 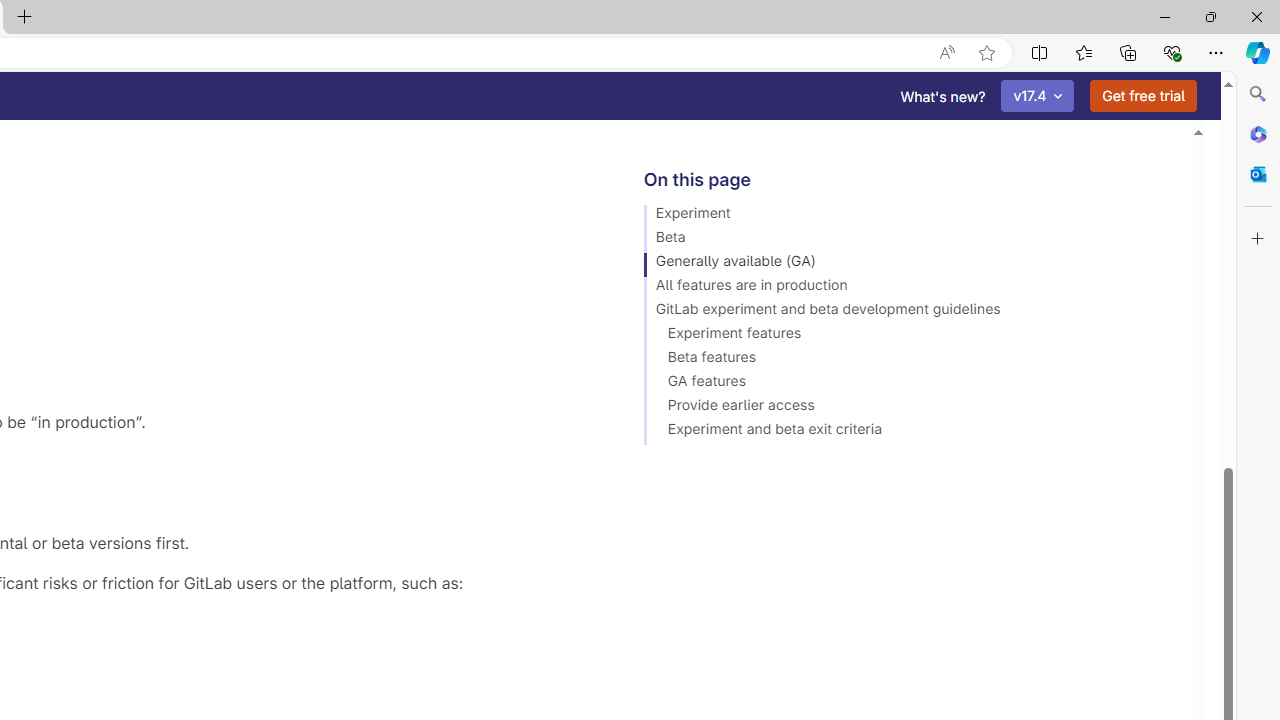 What do you see at coordinates (1143, 96) in the screenshot?
I see `'Get free trial'` at bounding box center [1143, 96].